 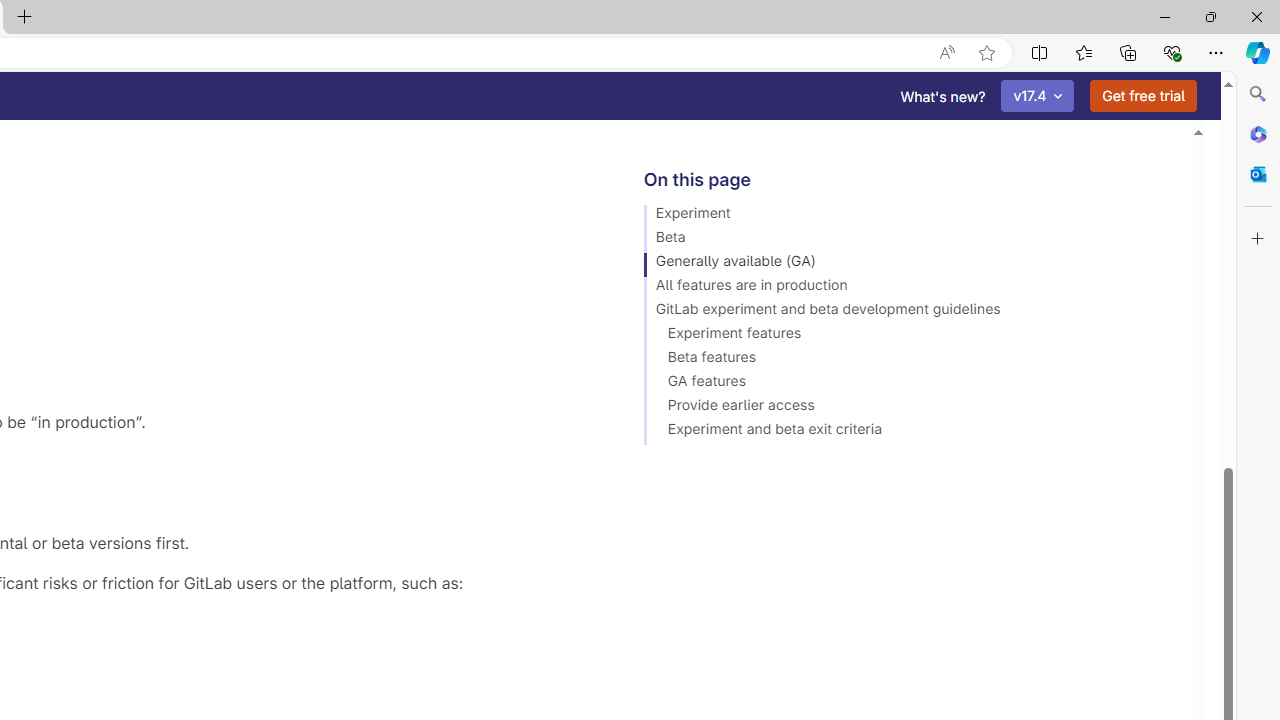 What do you see at coordinates (1143, 96) in the screenshot?
I see `'Get free trial'` at bounding box center [1143, 96].